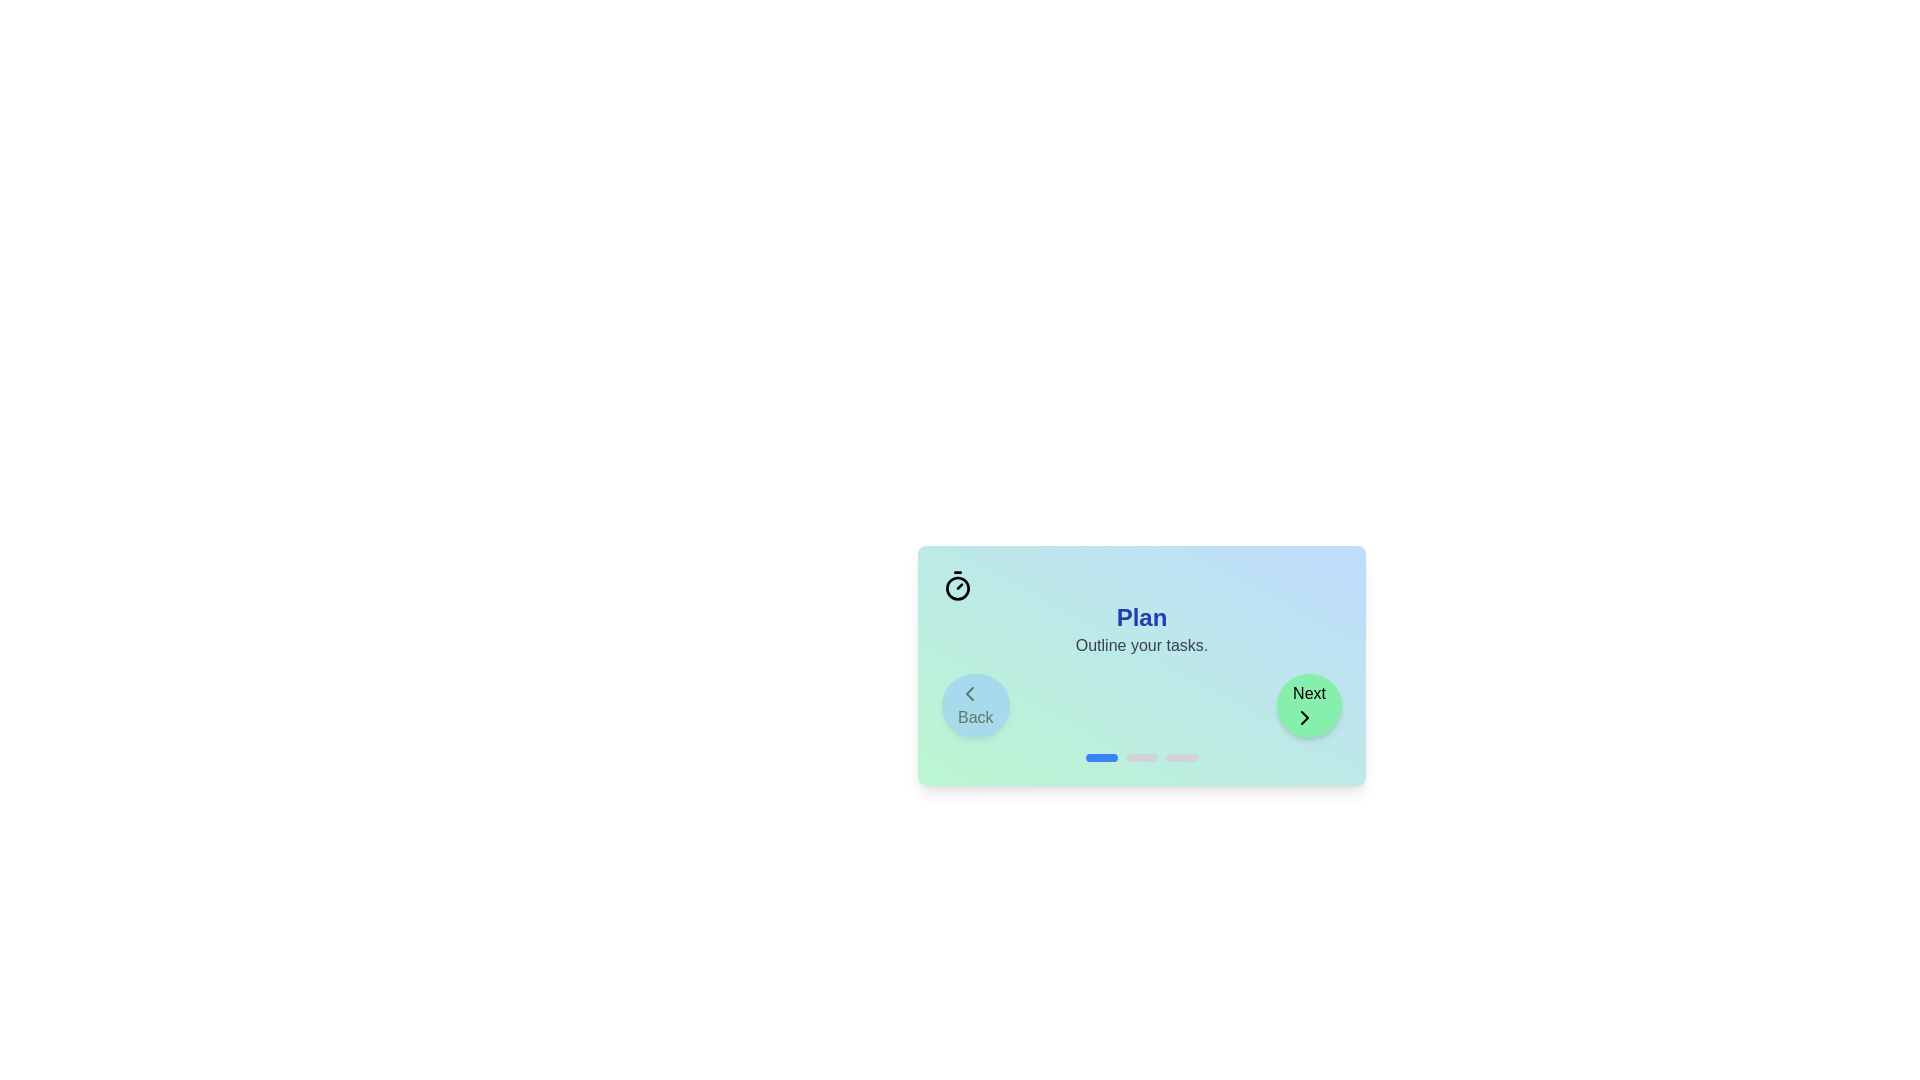 This screenshot has width=1920, height=1080. What do you see at coordinates (974, 704) in the screenshot?
I see `the Back button to navigate stages` at bounding box center [974, 704].